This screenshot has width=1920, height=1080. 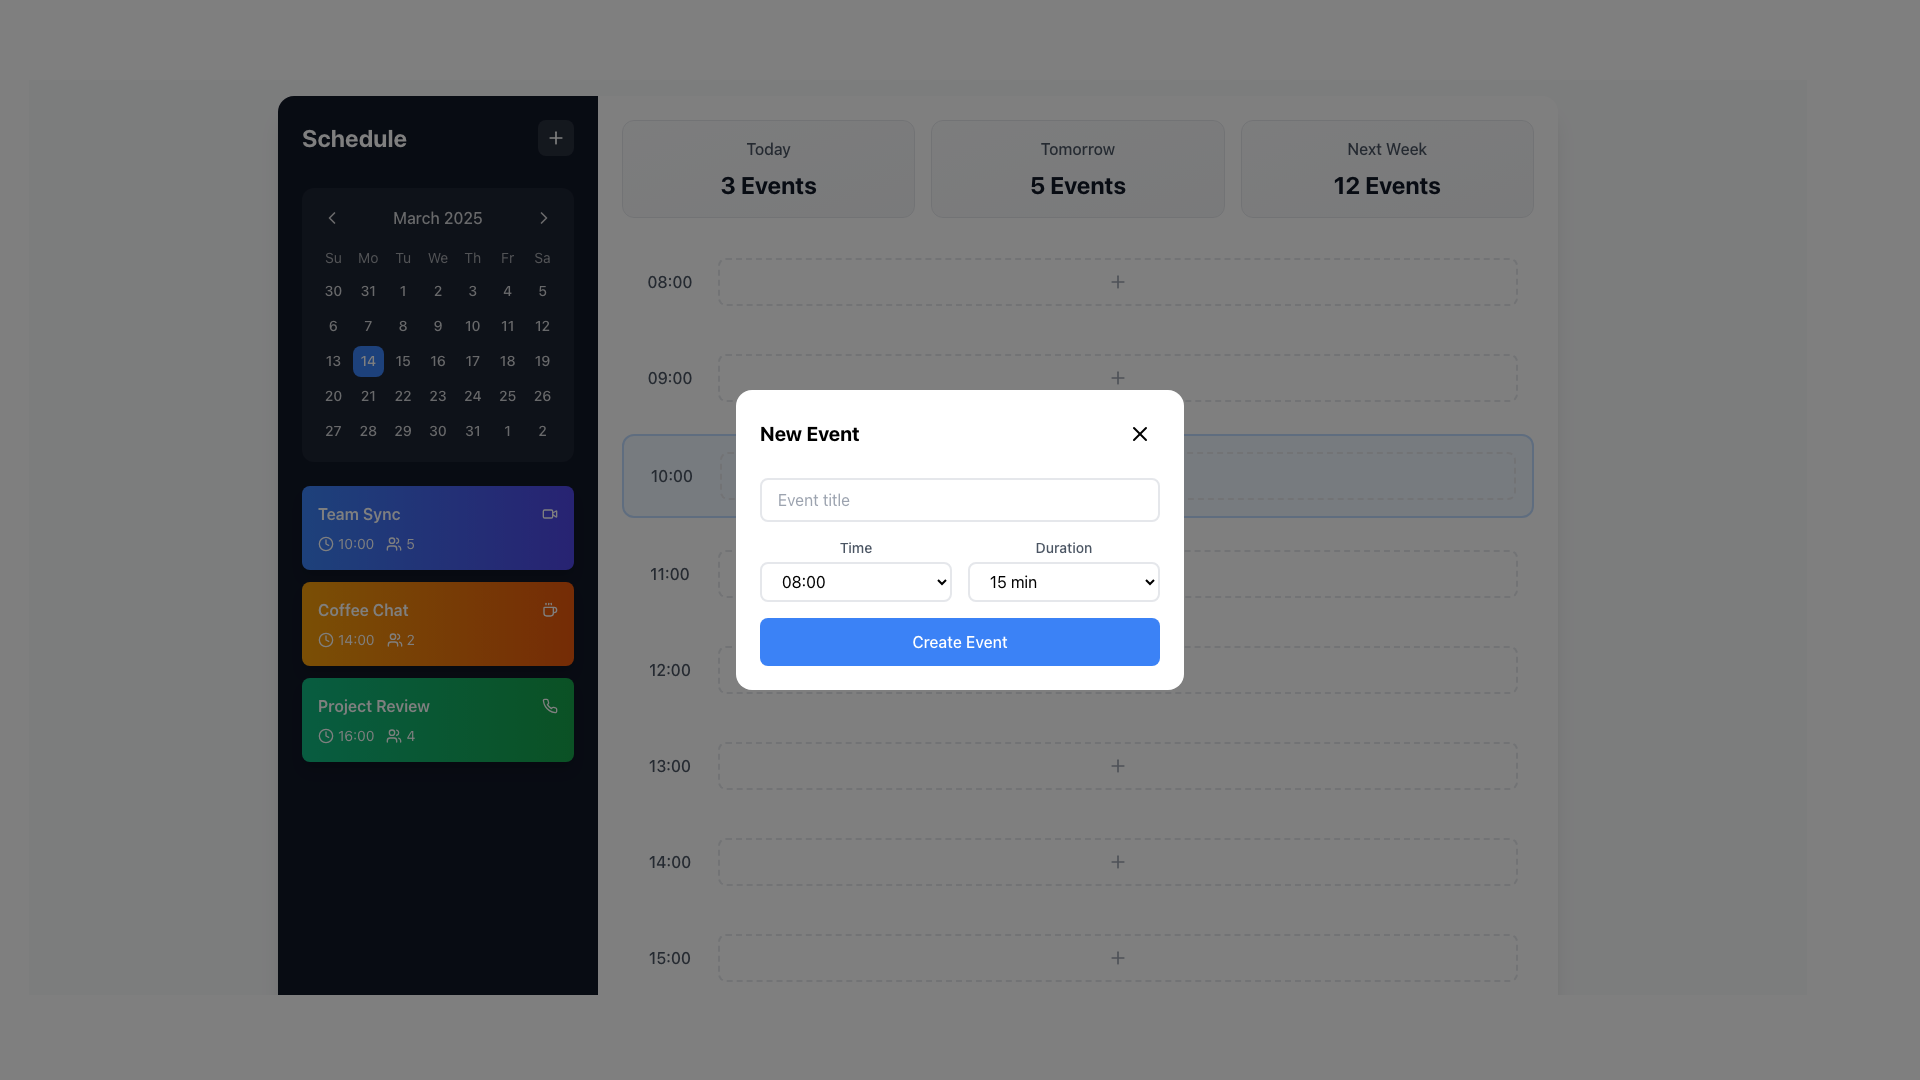 What do you see at coordinates (1117, 670) in the screenshot?
I see `the interactive placeholder for adding new content at the time slot '12:00'` at bounding box center [1117, 670].